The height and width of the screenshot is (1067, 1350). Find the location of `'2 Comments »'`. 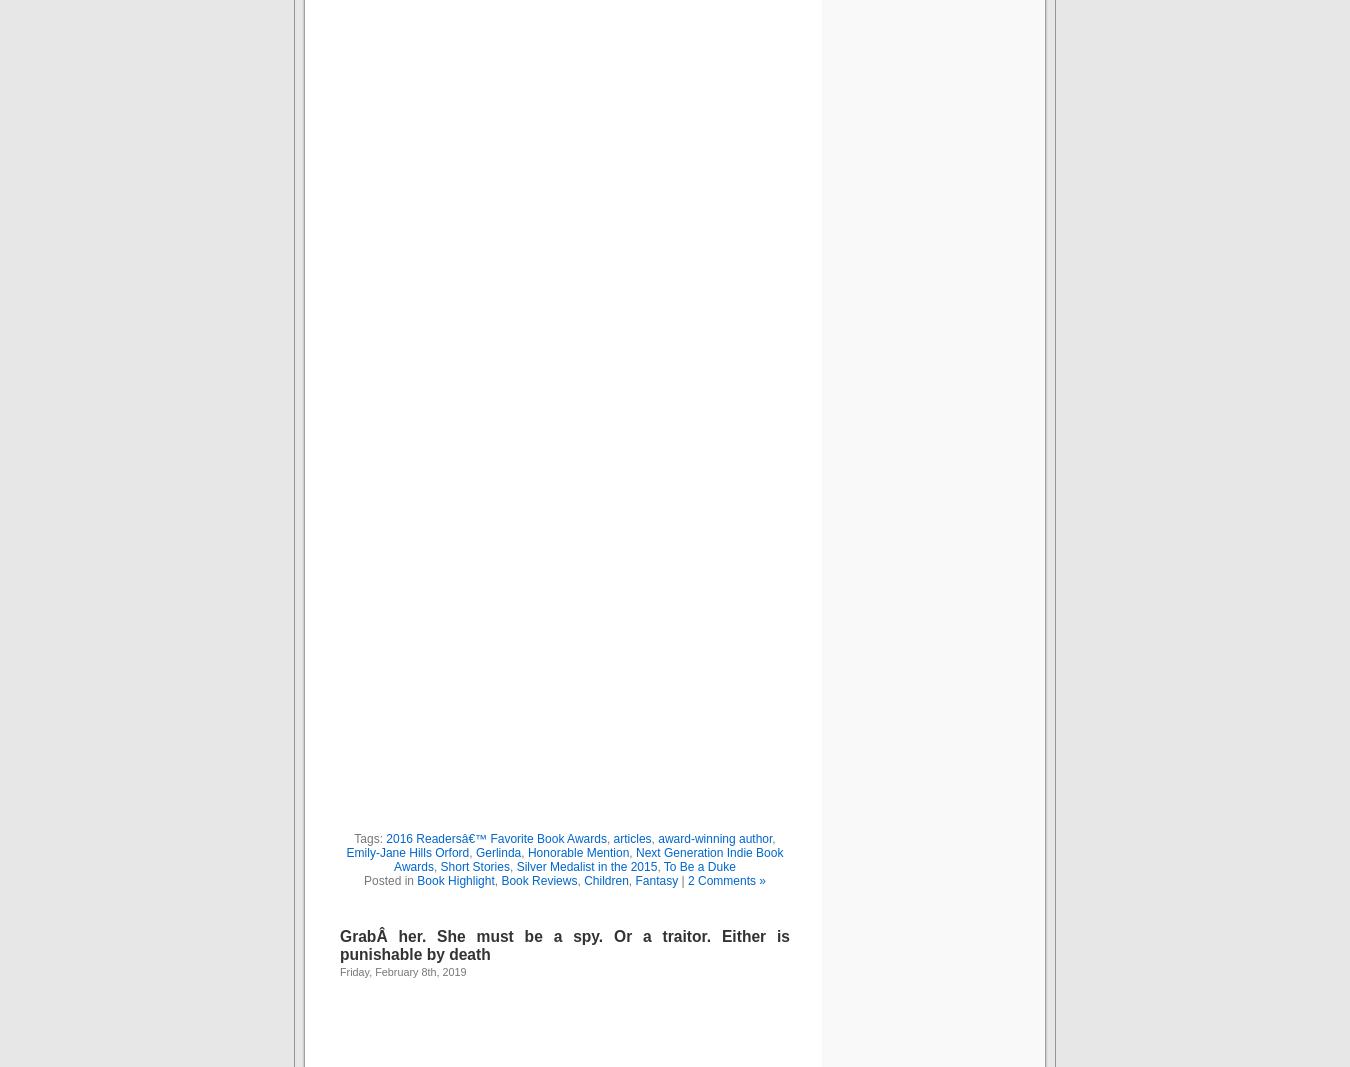

'2 Comments »' is located at coordinates (725, 878).